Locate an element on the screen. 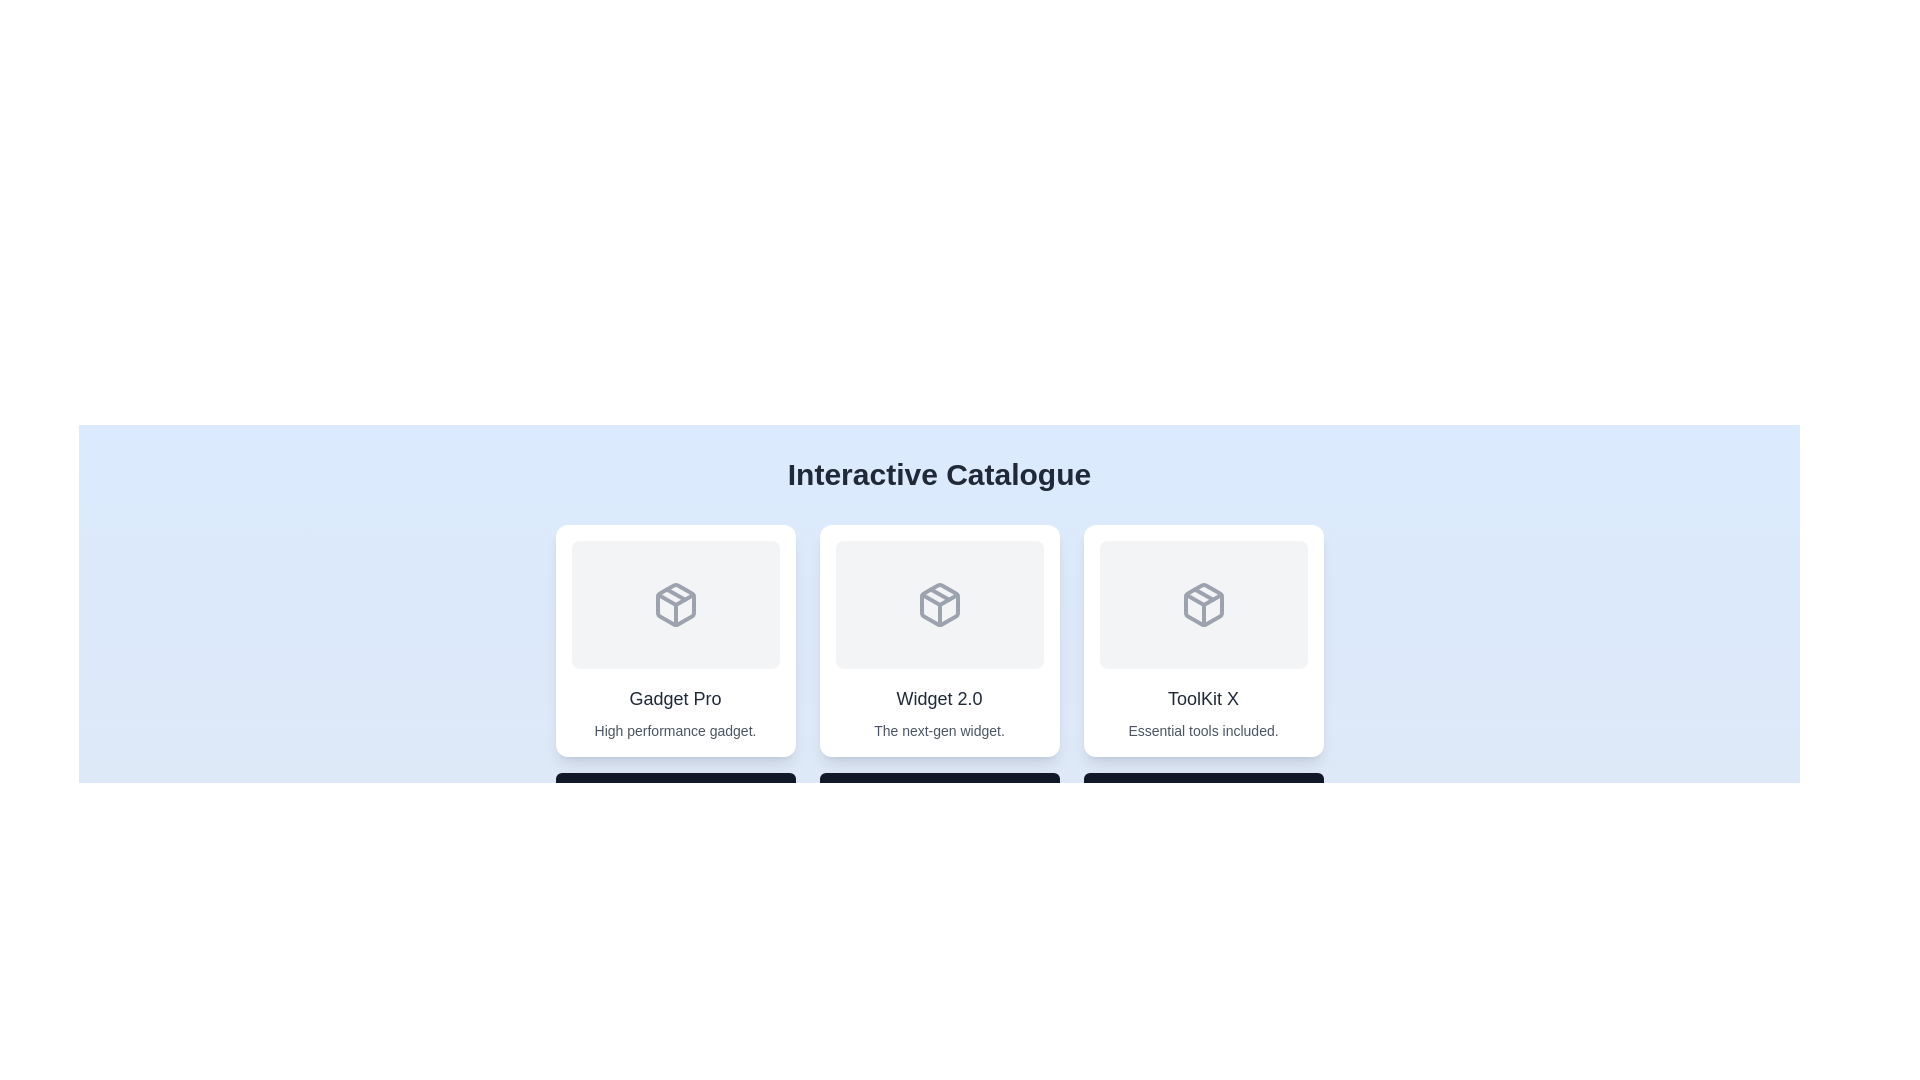  the Text Label that contains the text 'Essential tools included.' which is styled in a small gray font and centered within the card labeled 'ToolKit X' is located at coordinates (1202, 731).